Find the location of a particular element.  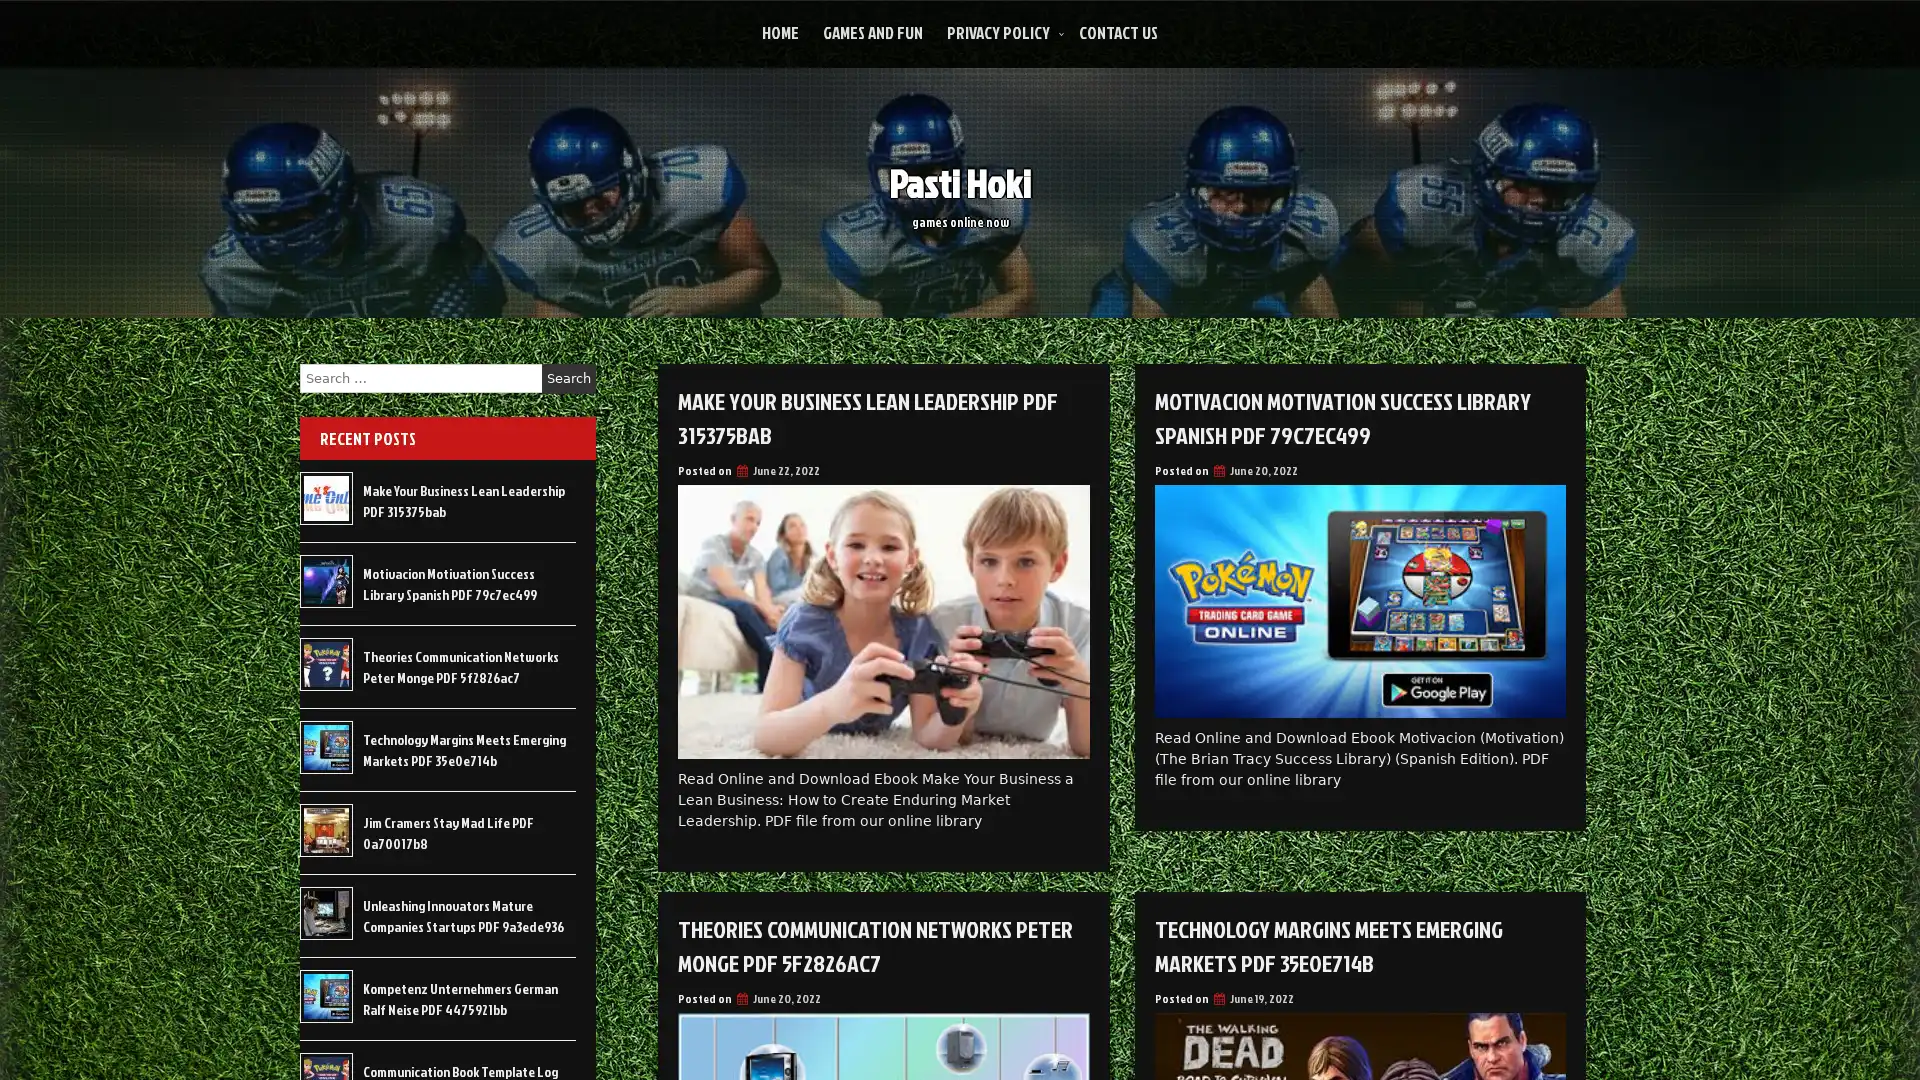

Search is located at coordinates (568, 378).